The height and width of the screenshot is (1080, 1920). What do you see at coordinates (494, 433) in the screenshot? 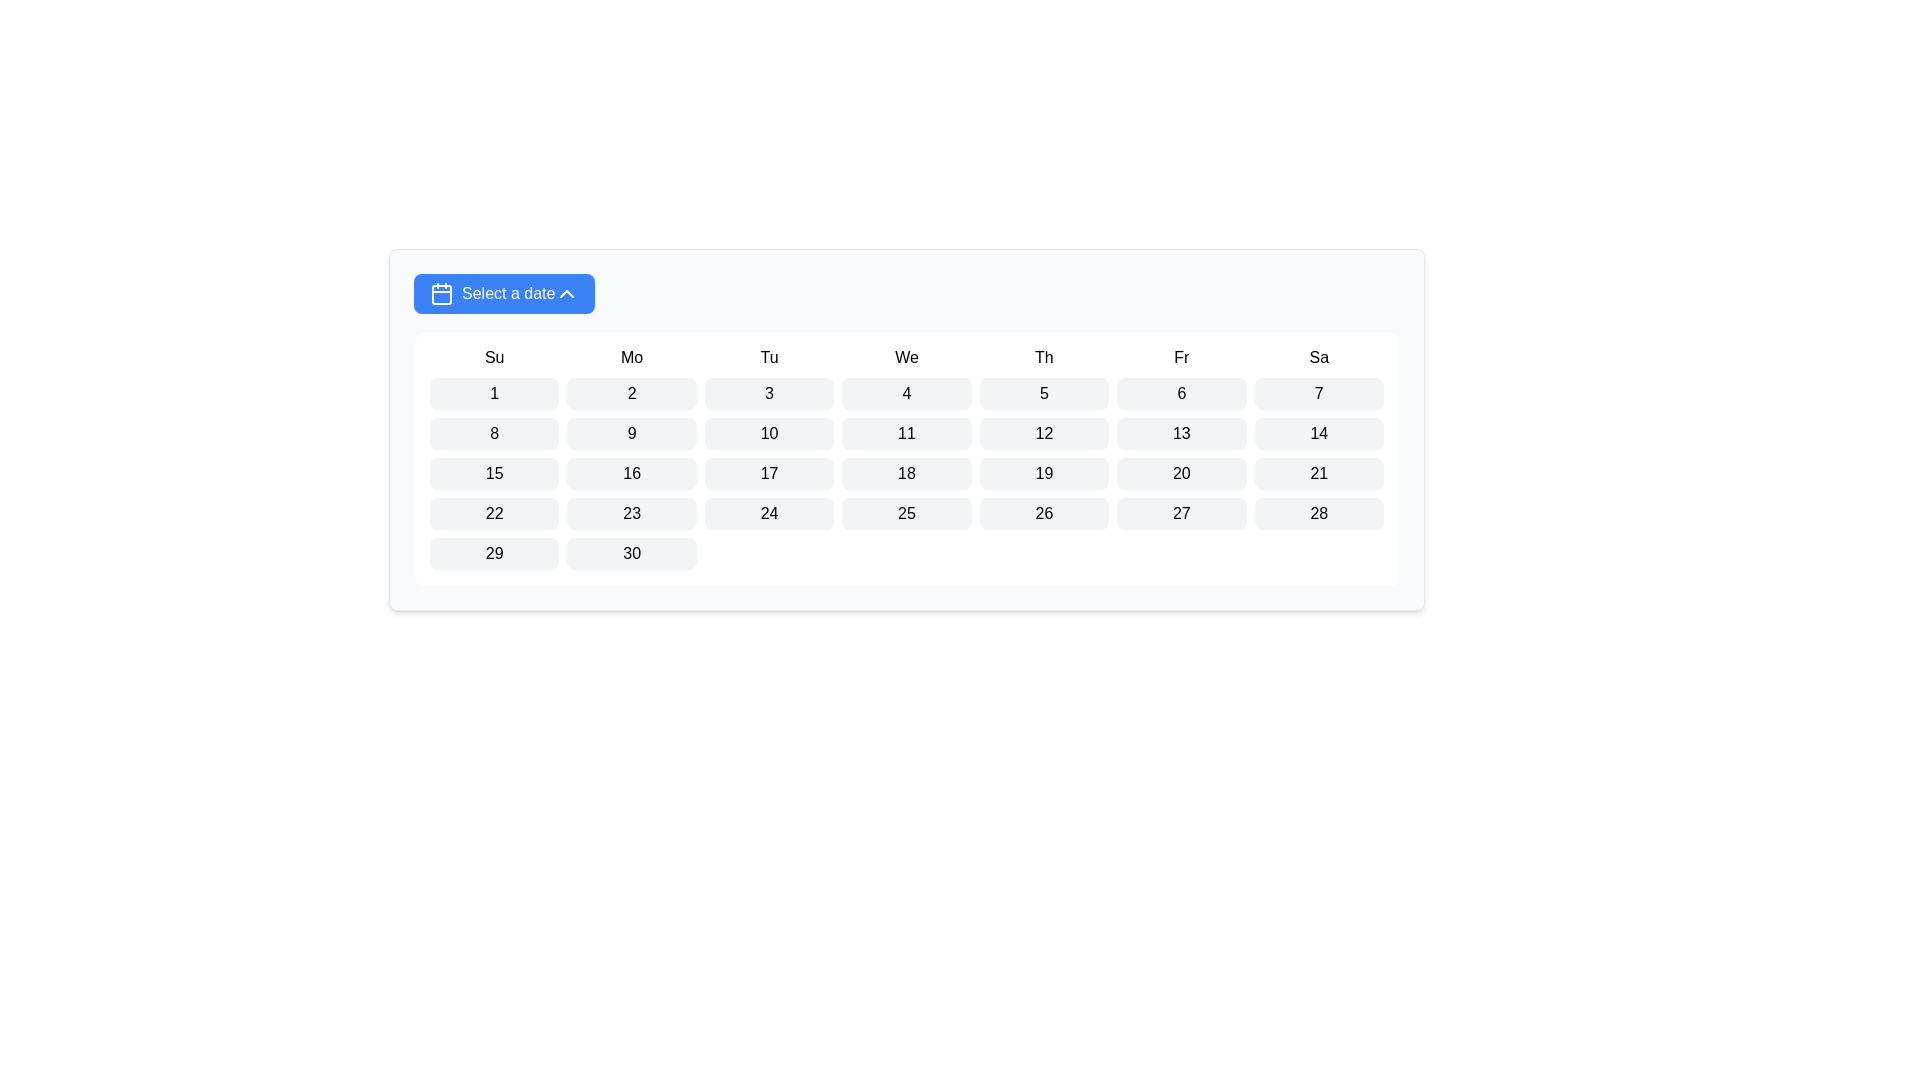
I see `the date '8' button in the calendar widget, which is located in the second row and first column of the grid layout` at bounding box center [494, 433].